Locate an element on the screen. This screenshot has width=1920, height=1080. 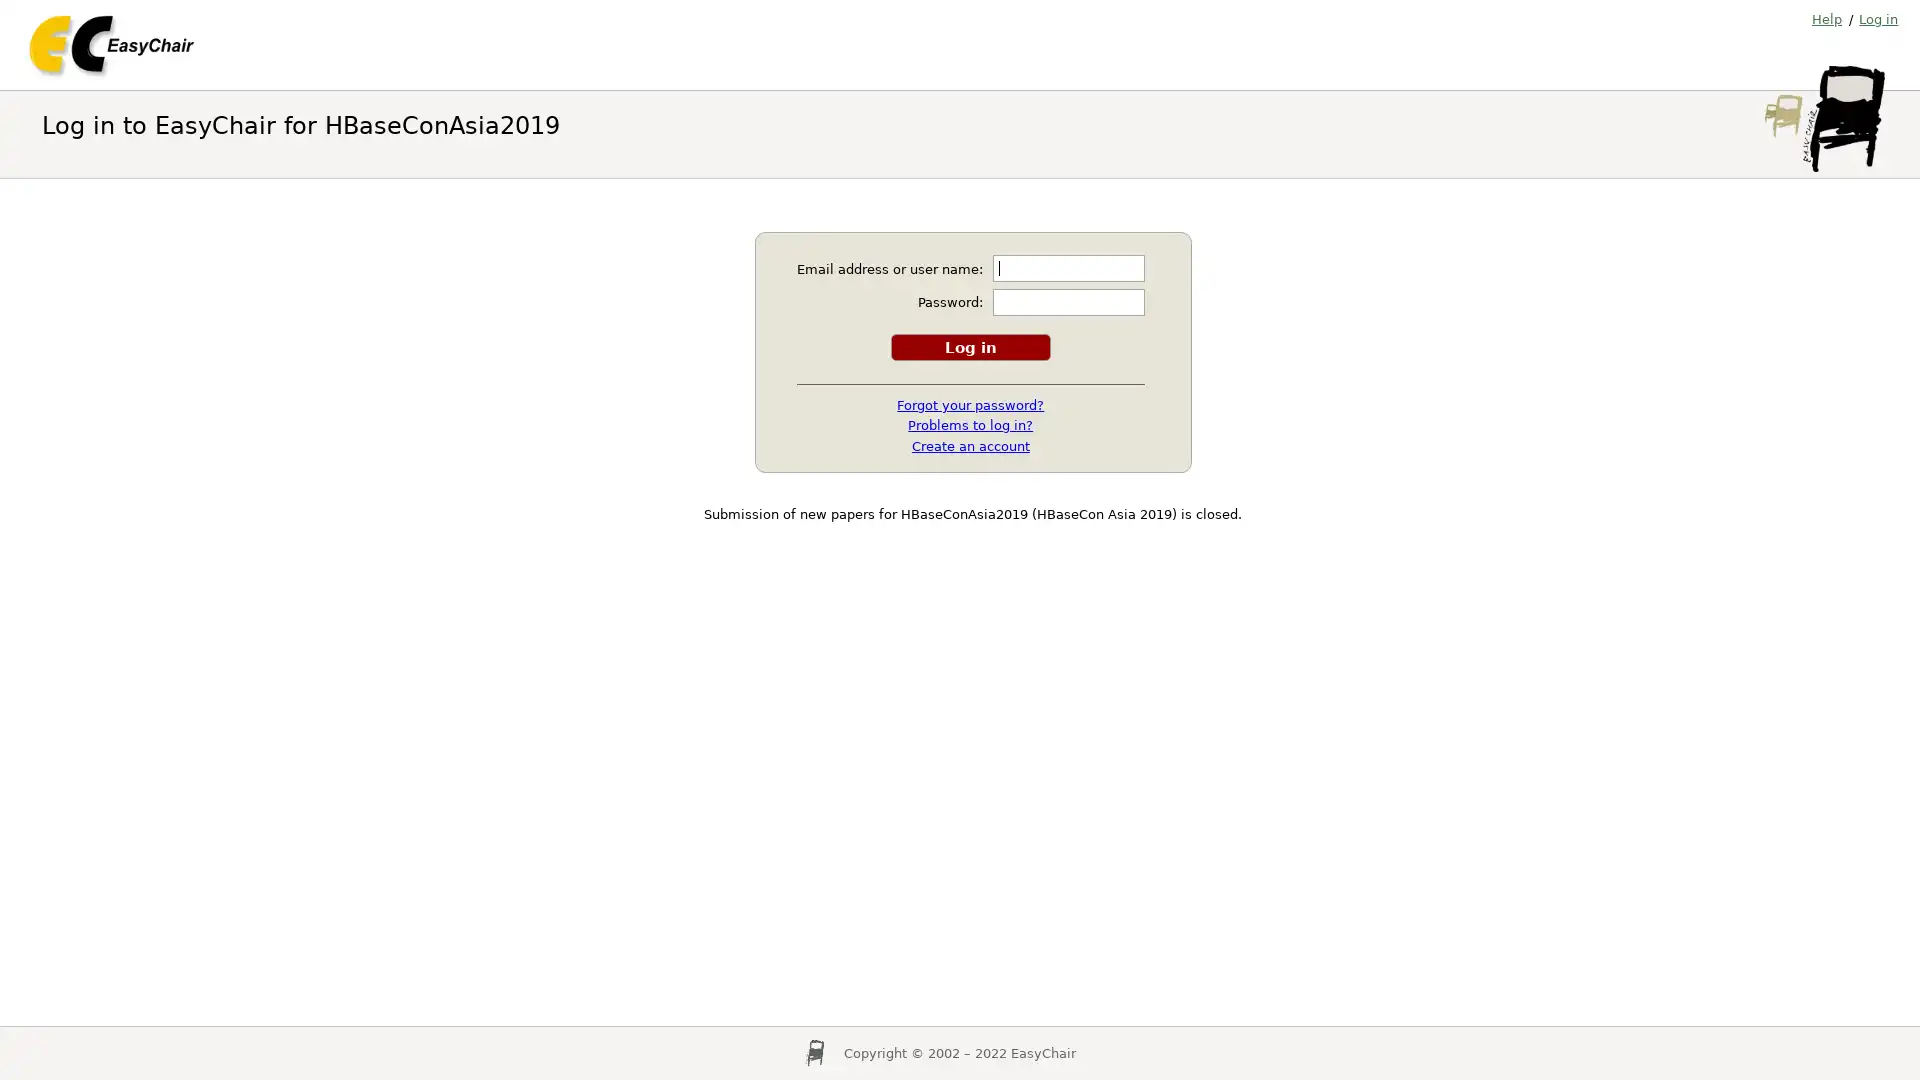
Log in is located at coordinates (969, 345).